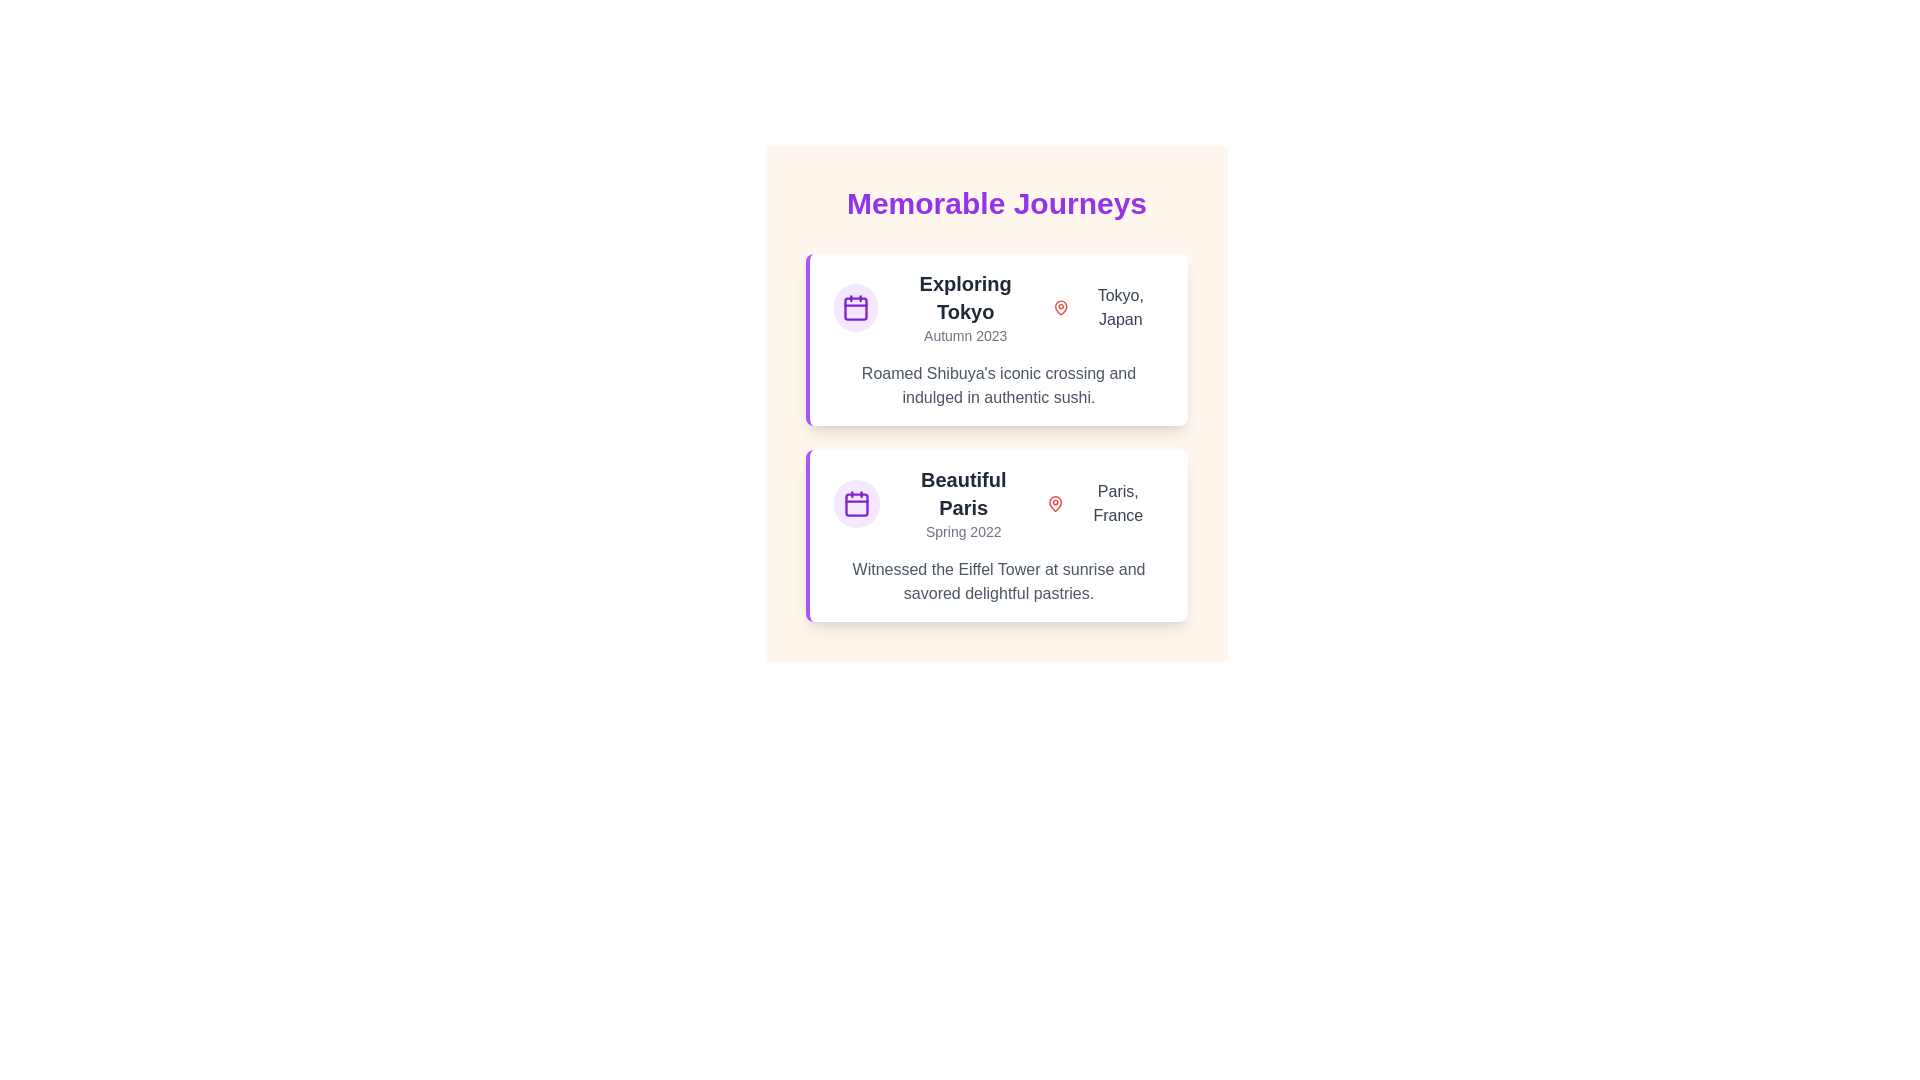  What do you see at coordinates (963, 493) in the screenshot?
I see `the text label displaying the title of the travel destination card for Paris, which is located at the top center of the card` at bounding box center [963, 493].